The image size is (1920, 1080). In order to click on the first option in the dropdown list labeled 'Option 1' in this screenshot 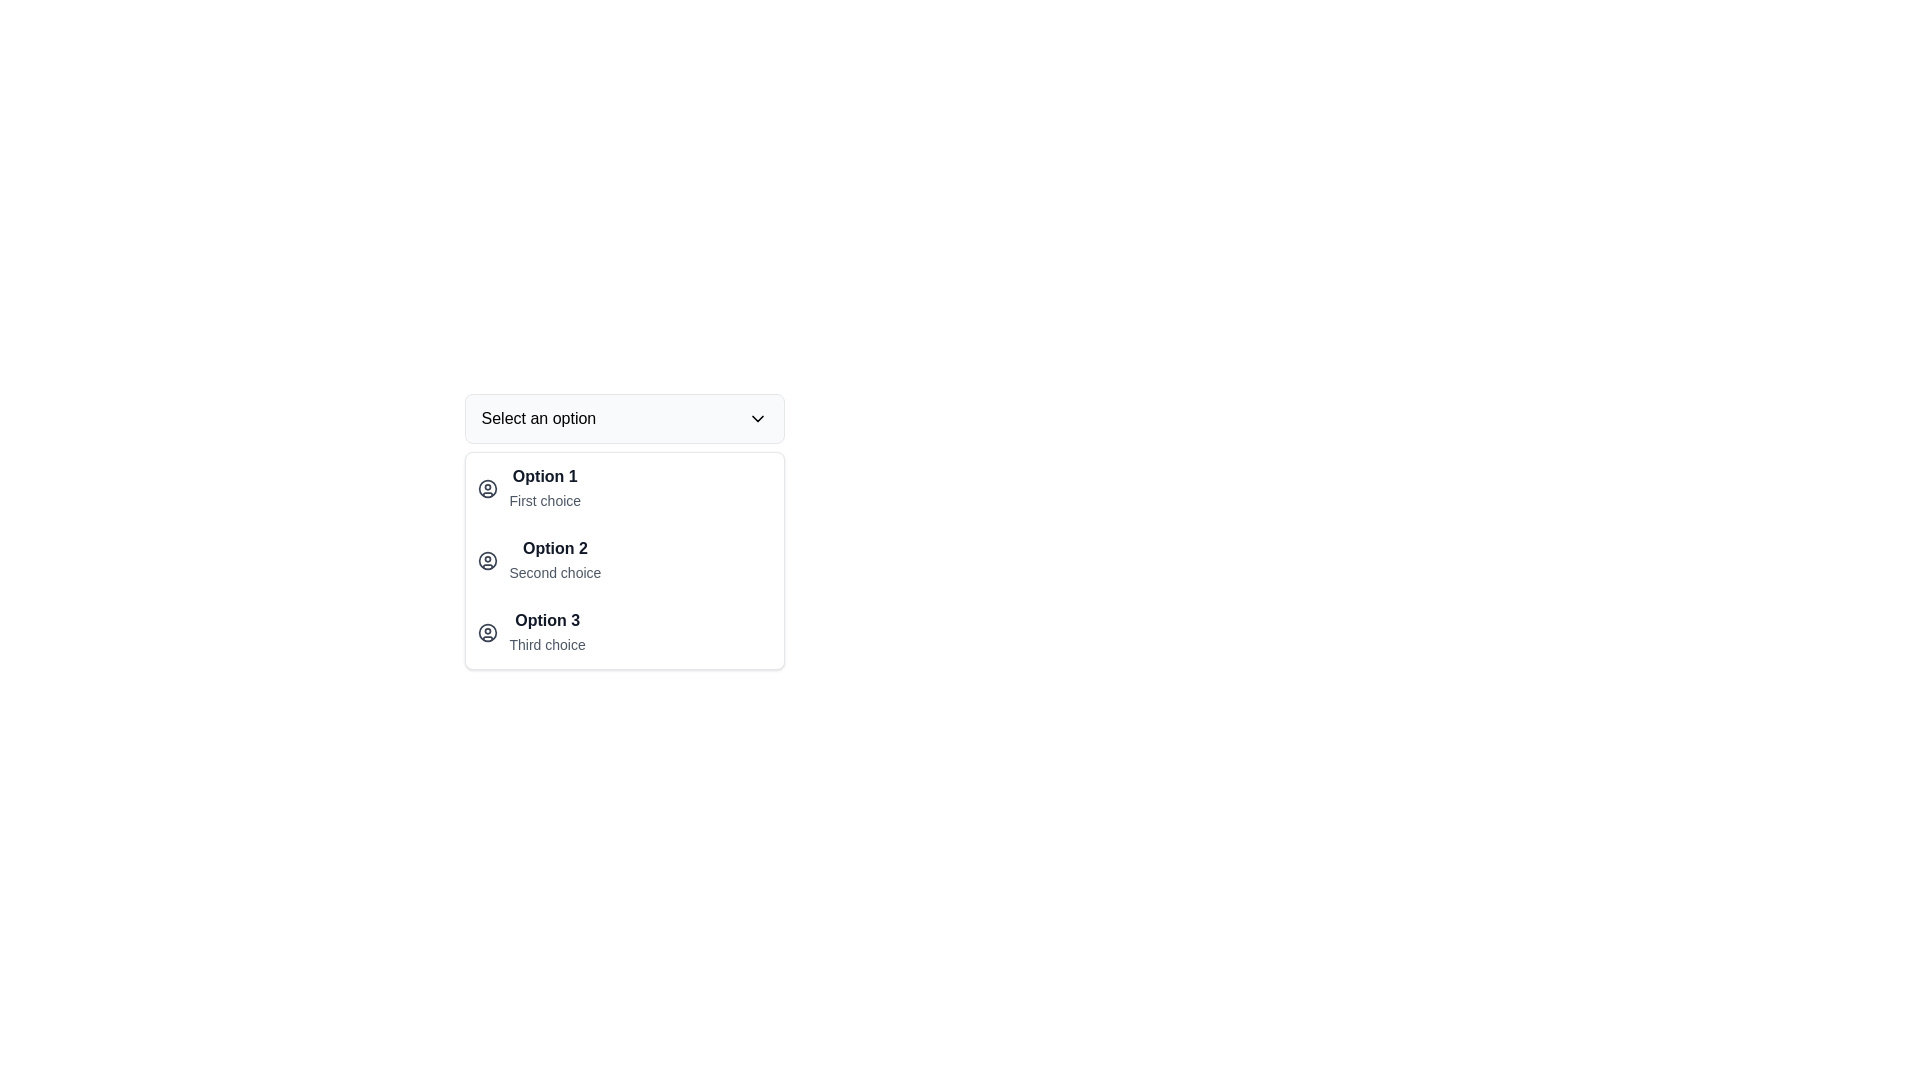, I will do `click(545, 489)`.